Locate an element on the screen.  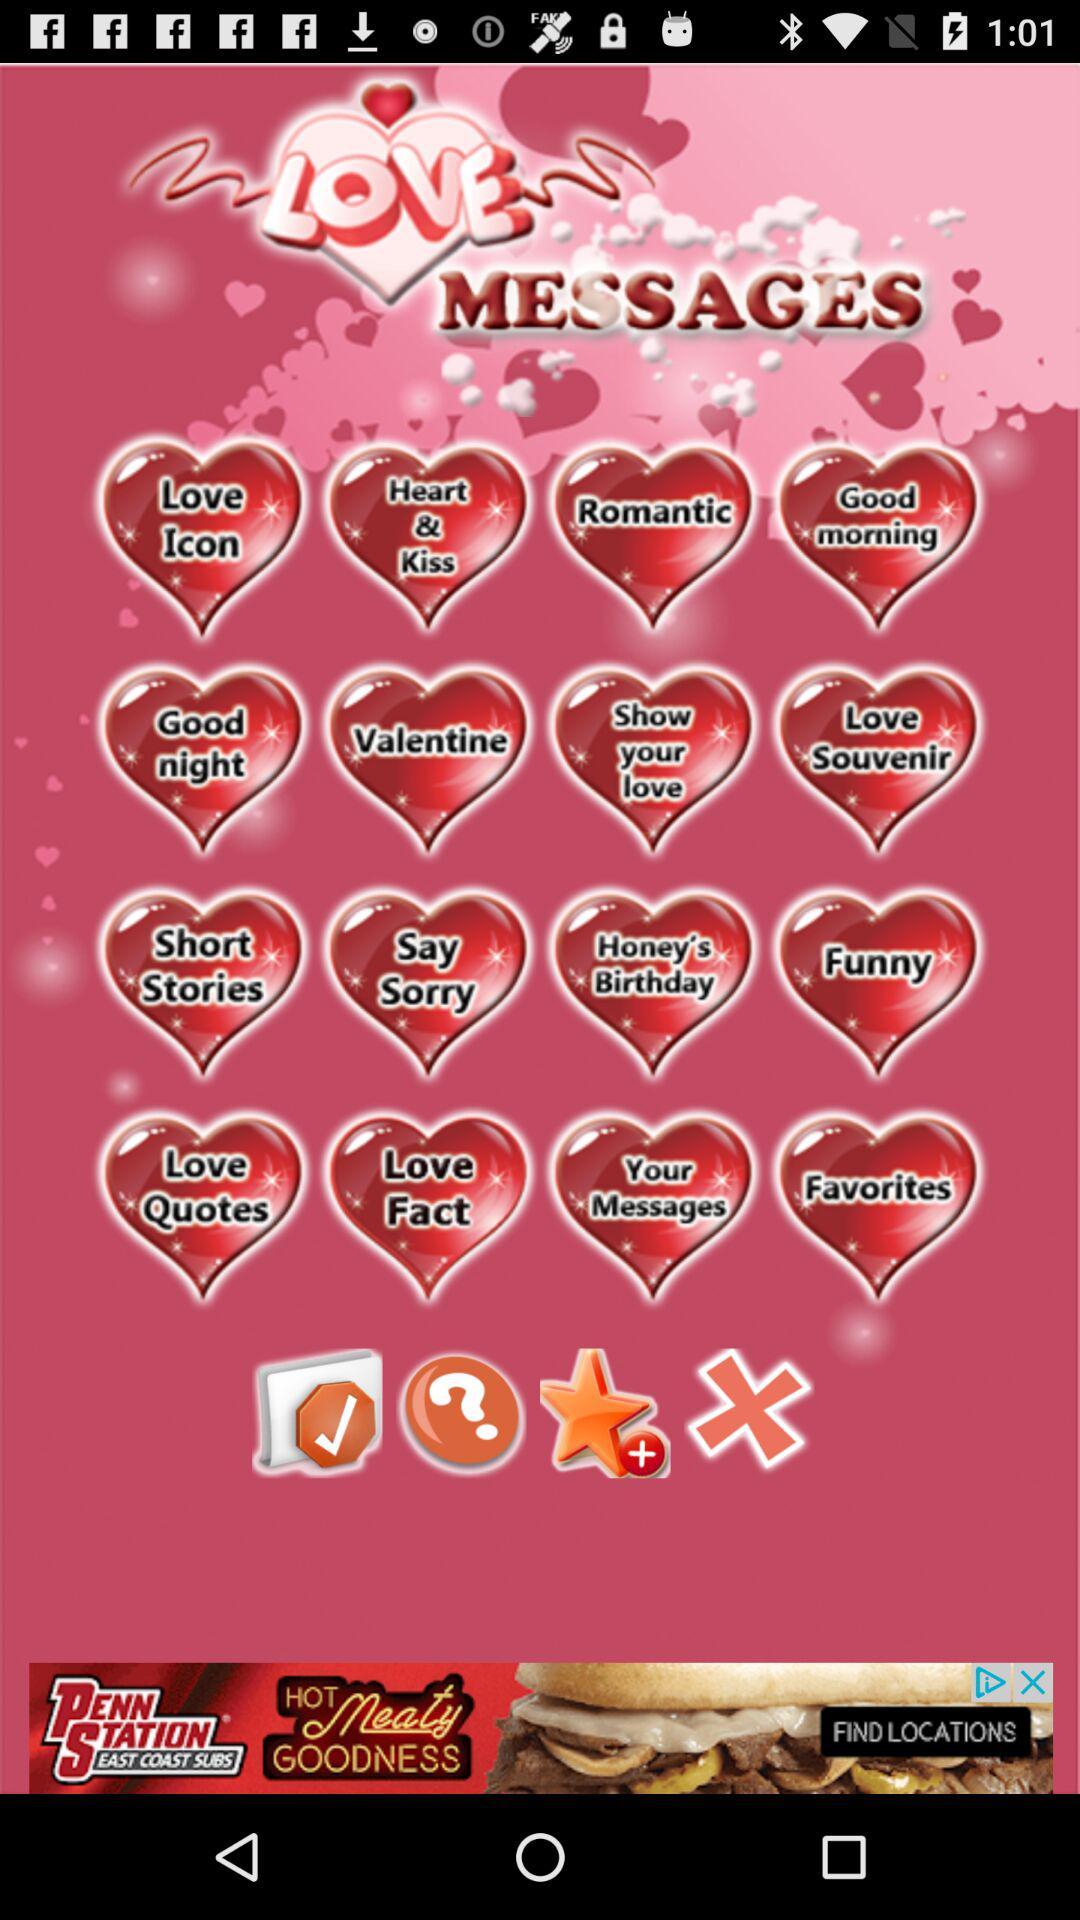
menu option is located at coordinates (316, 1412).